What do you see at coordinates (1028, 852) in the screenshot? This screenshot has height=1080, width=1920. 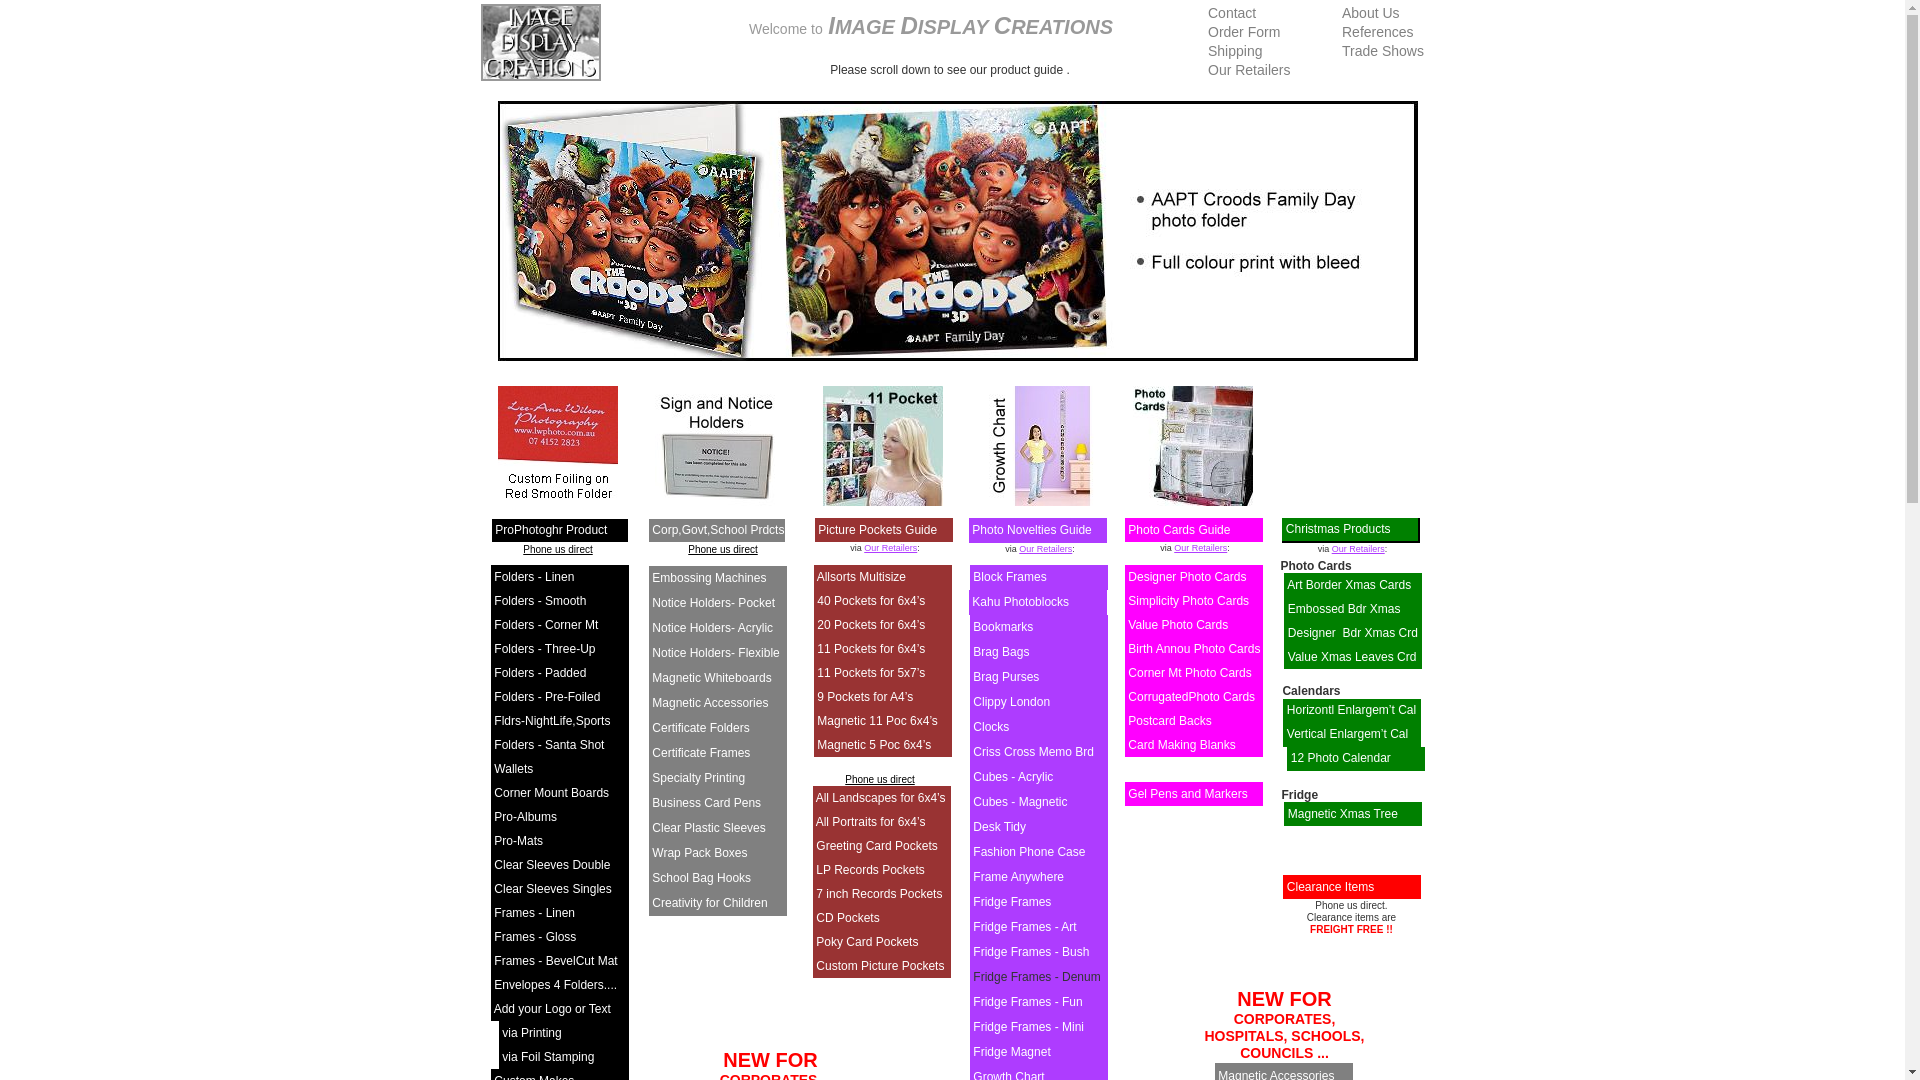 I see `'Fashion Phone Case'` at bounding box center [1028, 852].